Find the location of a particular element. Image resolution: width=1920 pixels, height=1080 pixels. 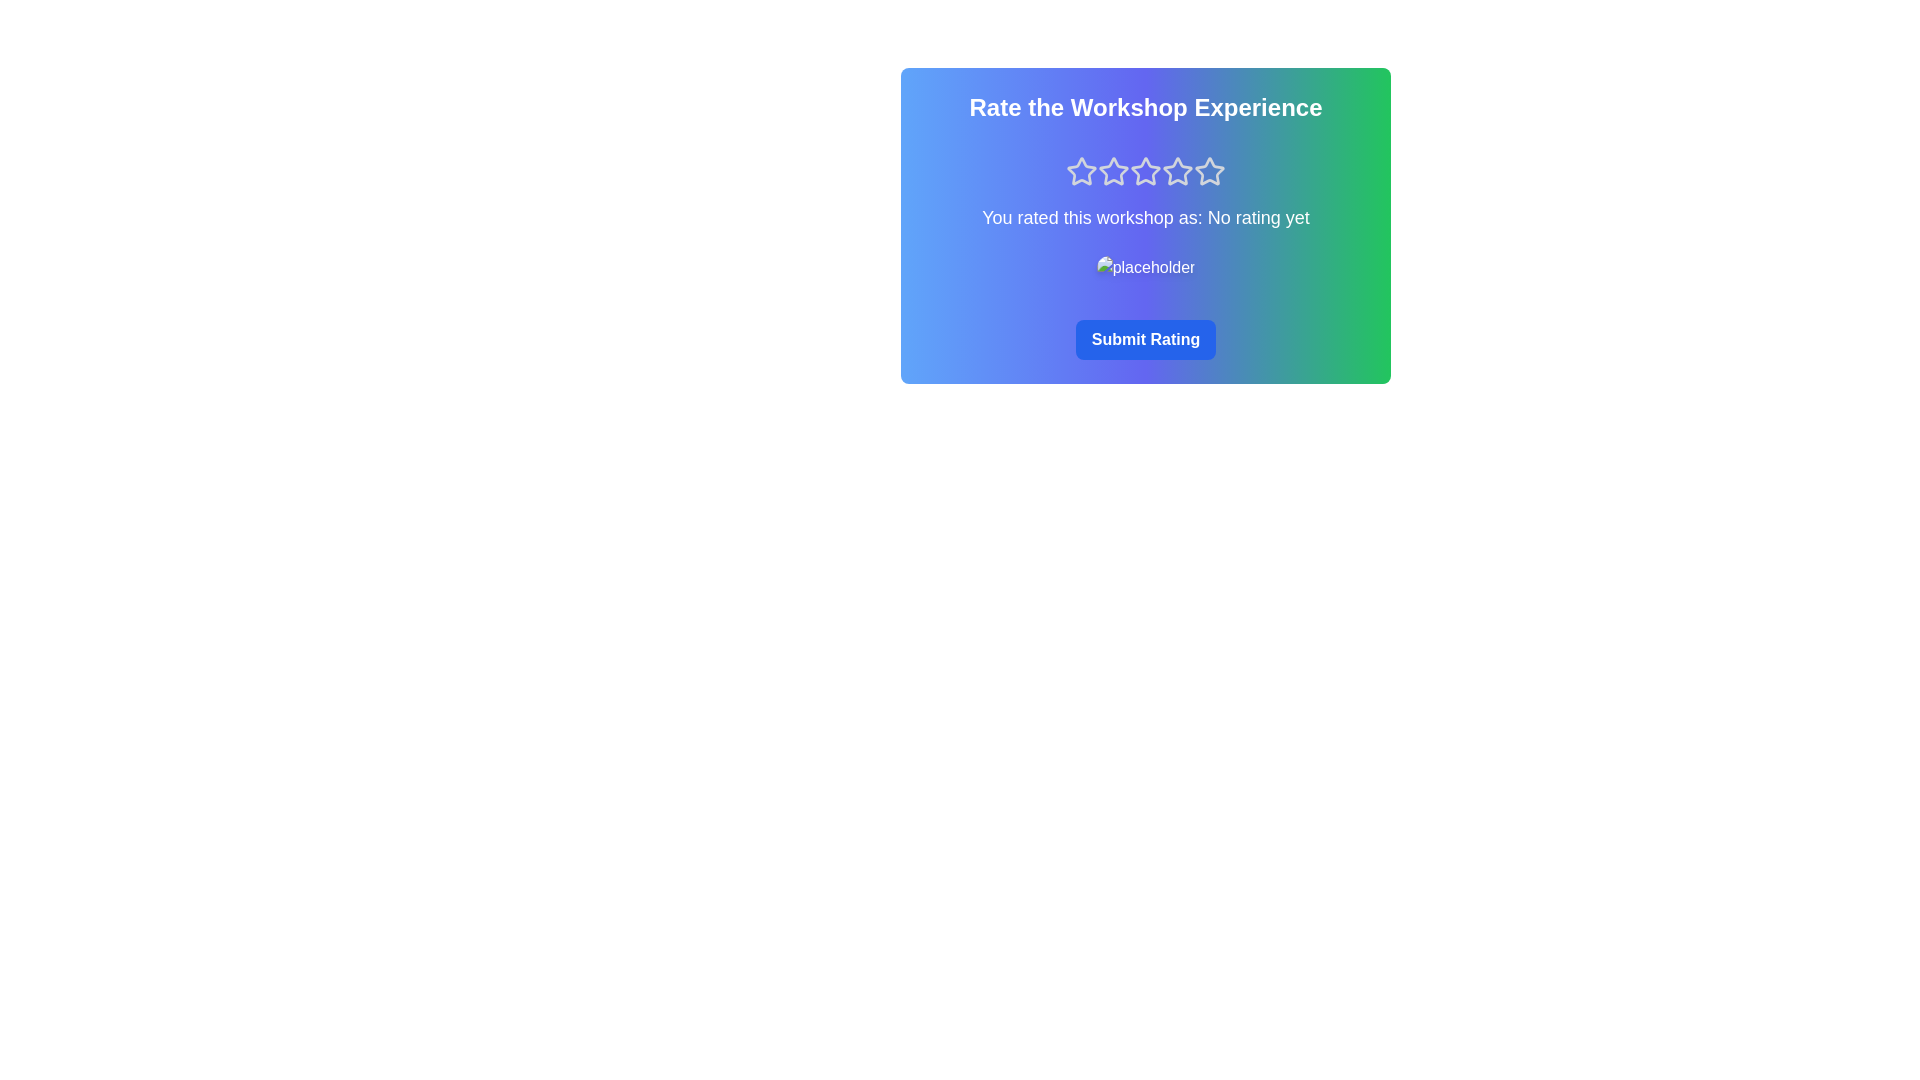

the star corresponding to 4 stars to preview the rating is located at coordinates (1177, 171).